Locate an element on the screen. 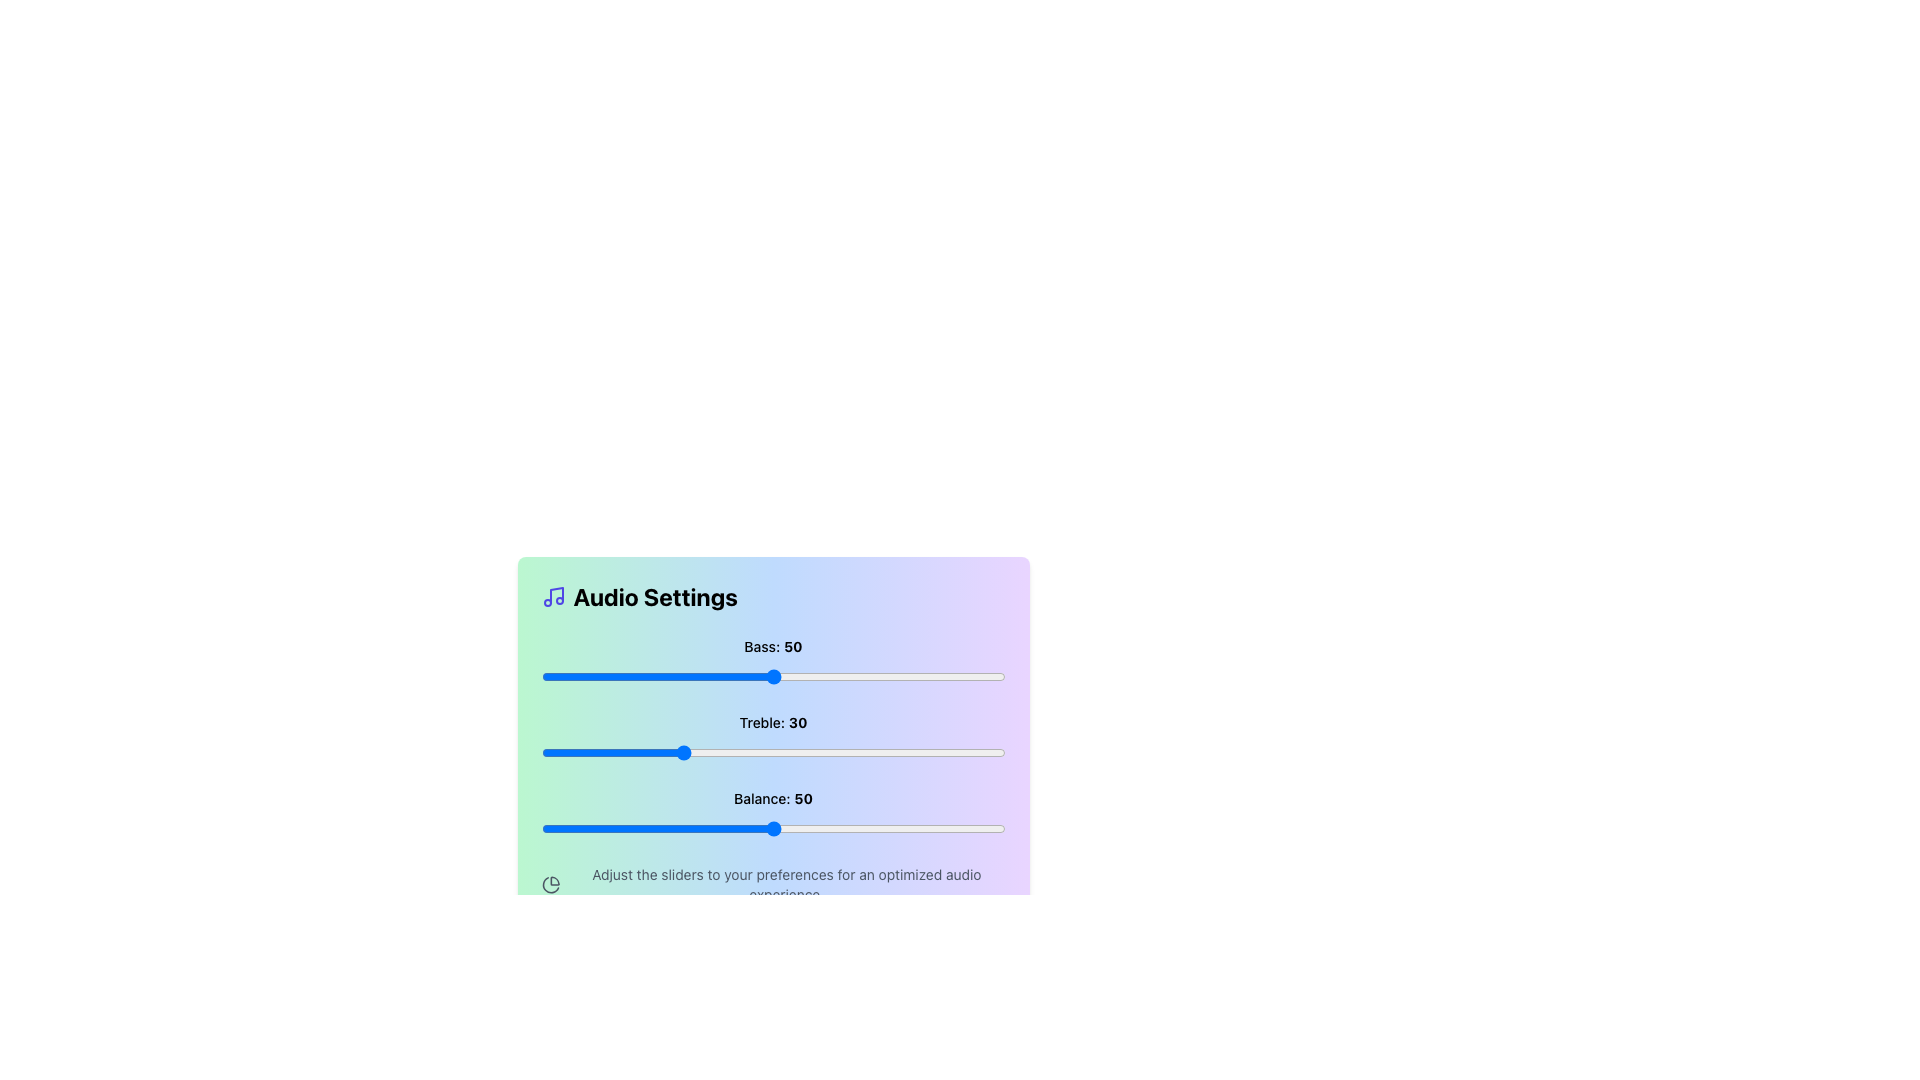 The height and width of the screenshot is (1080, 1920). balance is located at coordinates (600, 829).